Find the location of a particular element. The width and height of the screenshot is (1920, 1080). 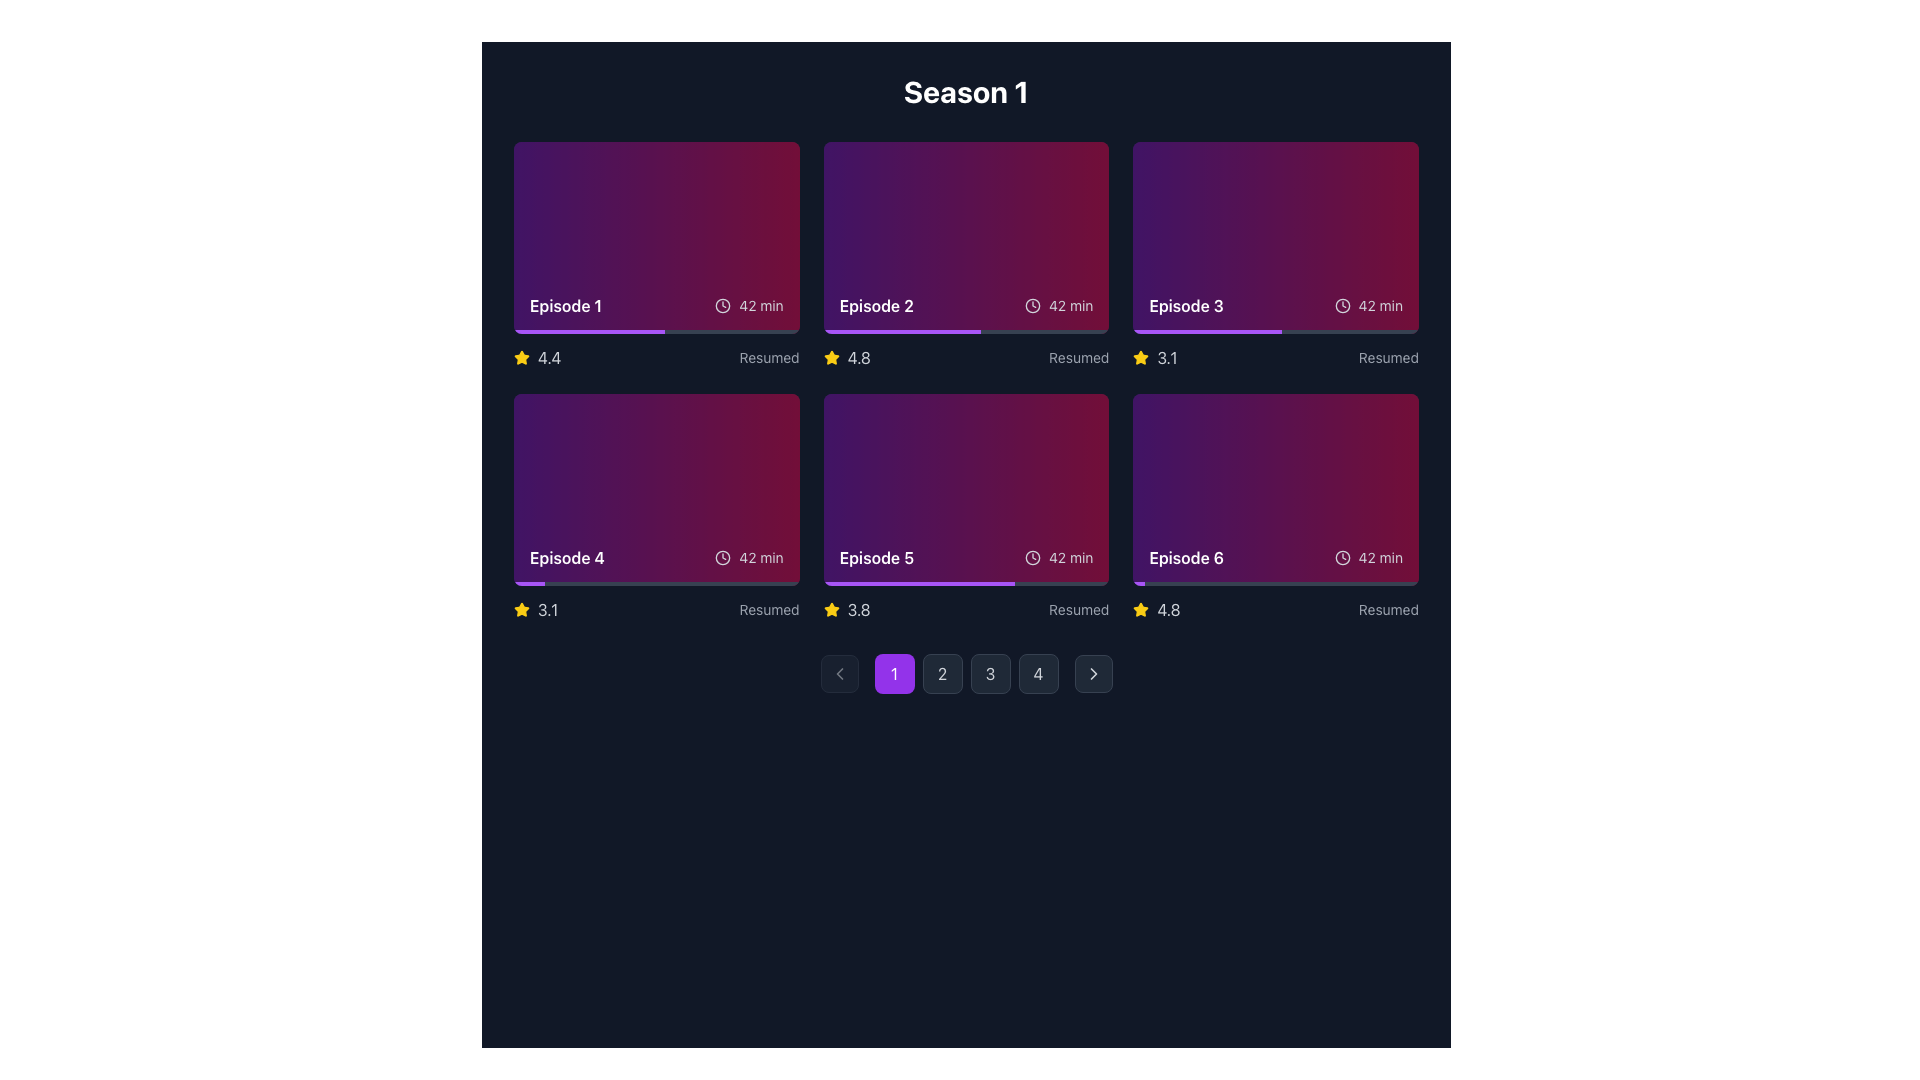

the Preview card representing 'Episode 6' in the grid layout is located at coordinates (1275, 507).